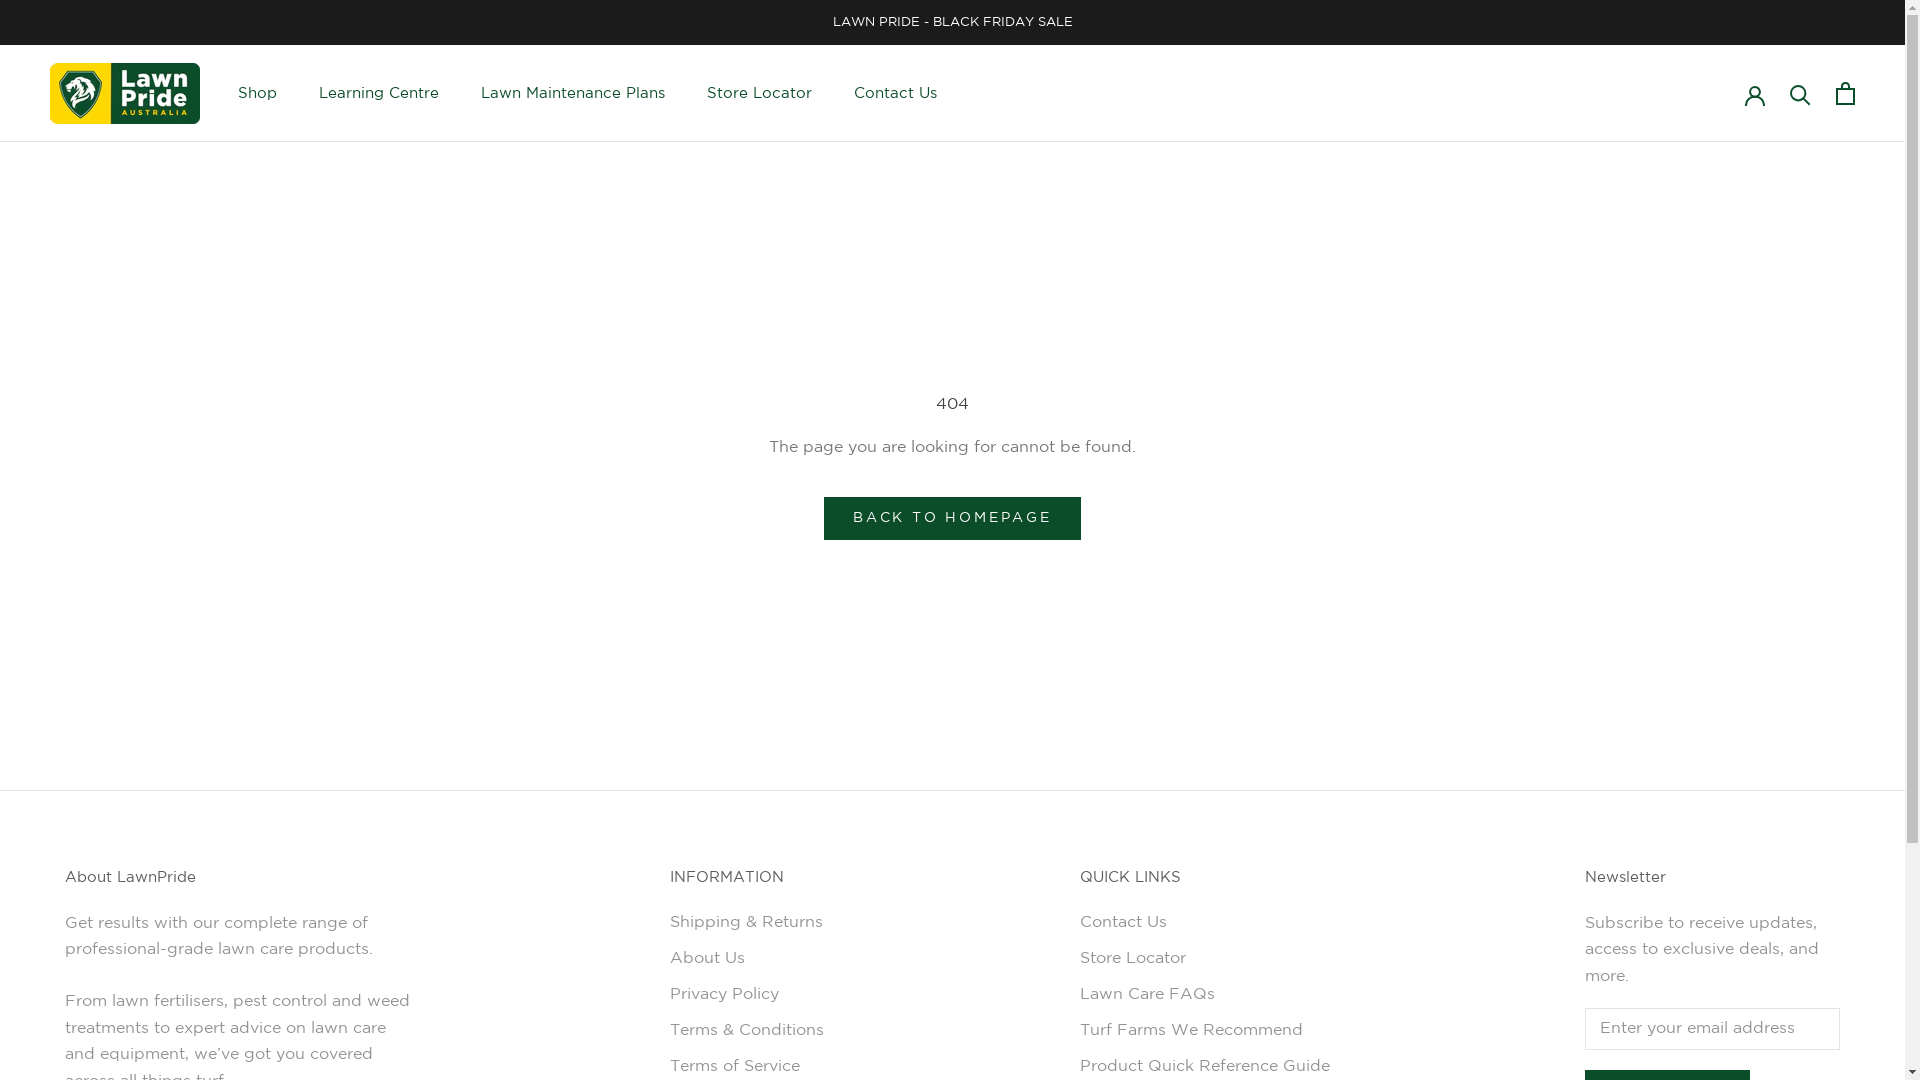 Image resolution: width=1920 pixels, height=1080 pixels. I want to click on 'BACK TO HOMEPAGE', so click(951, 517).